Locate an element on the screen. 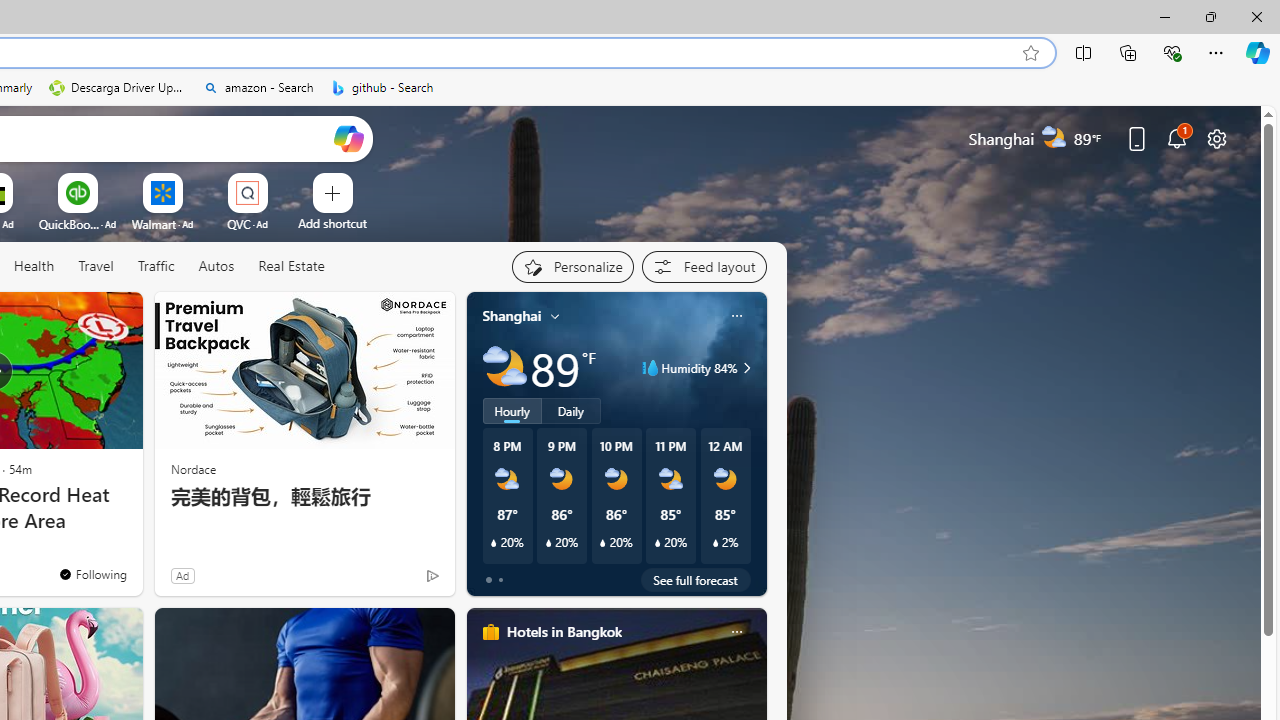 The image size is (1280, 720). 'tab-1' is located at coordinates (500, 579).